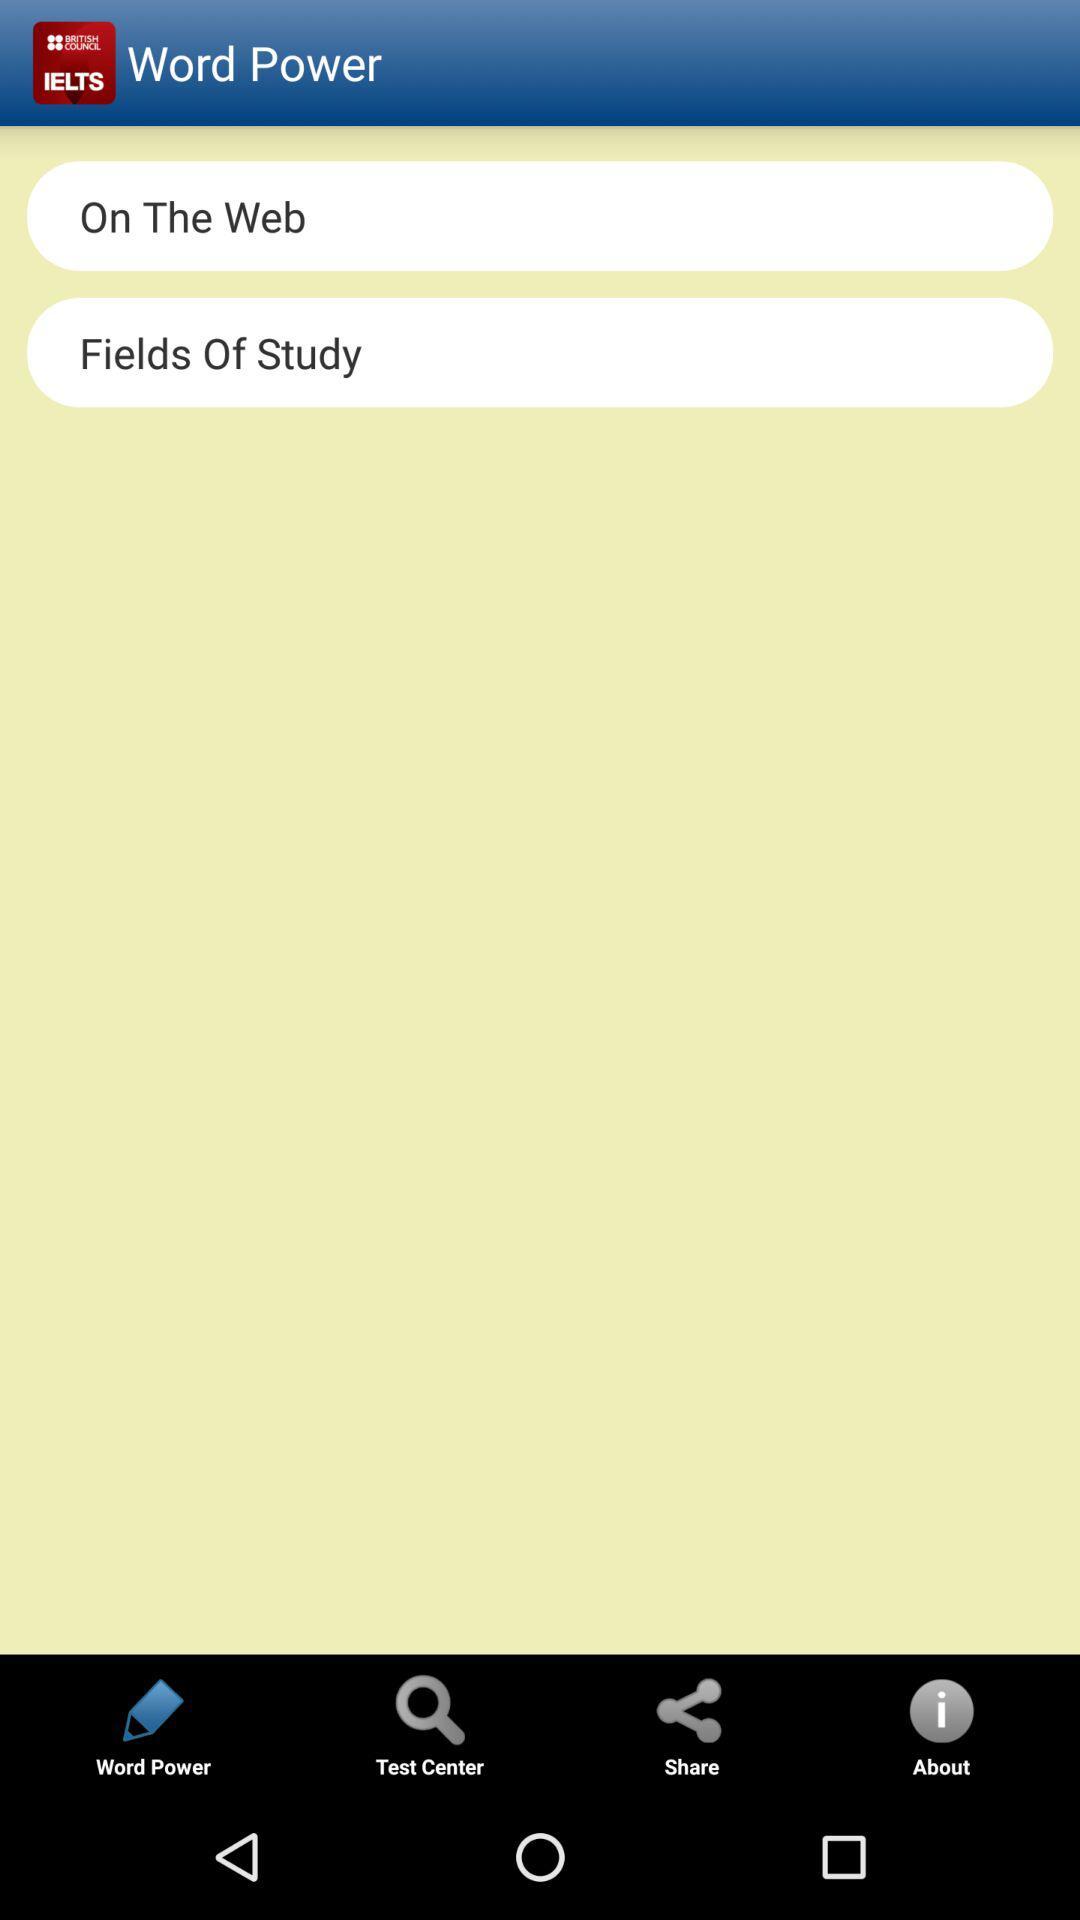 The height and width of the screenshot is (1920, 1080). What do you see at coordinates (428, 1708) in the screenshot?
I see `find test center` at bounding box center [428, 1708].